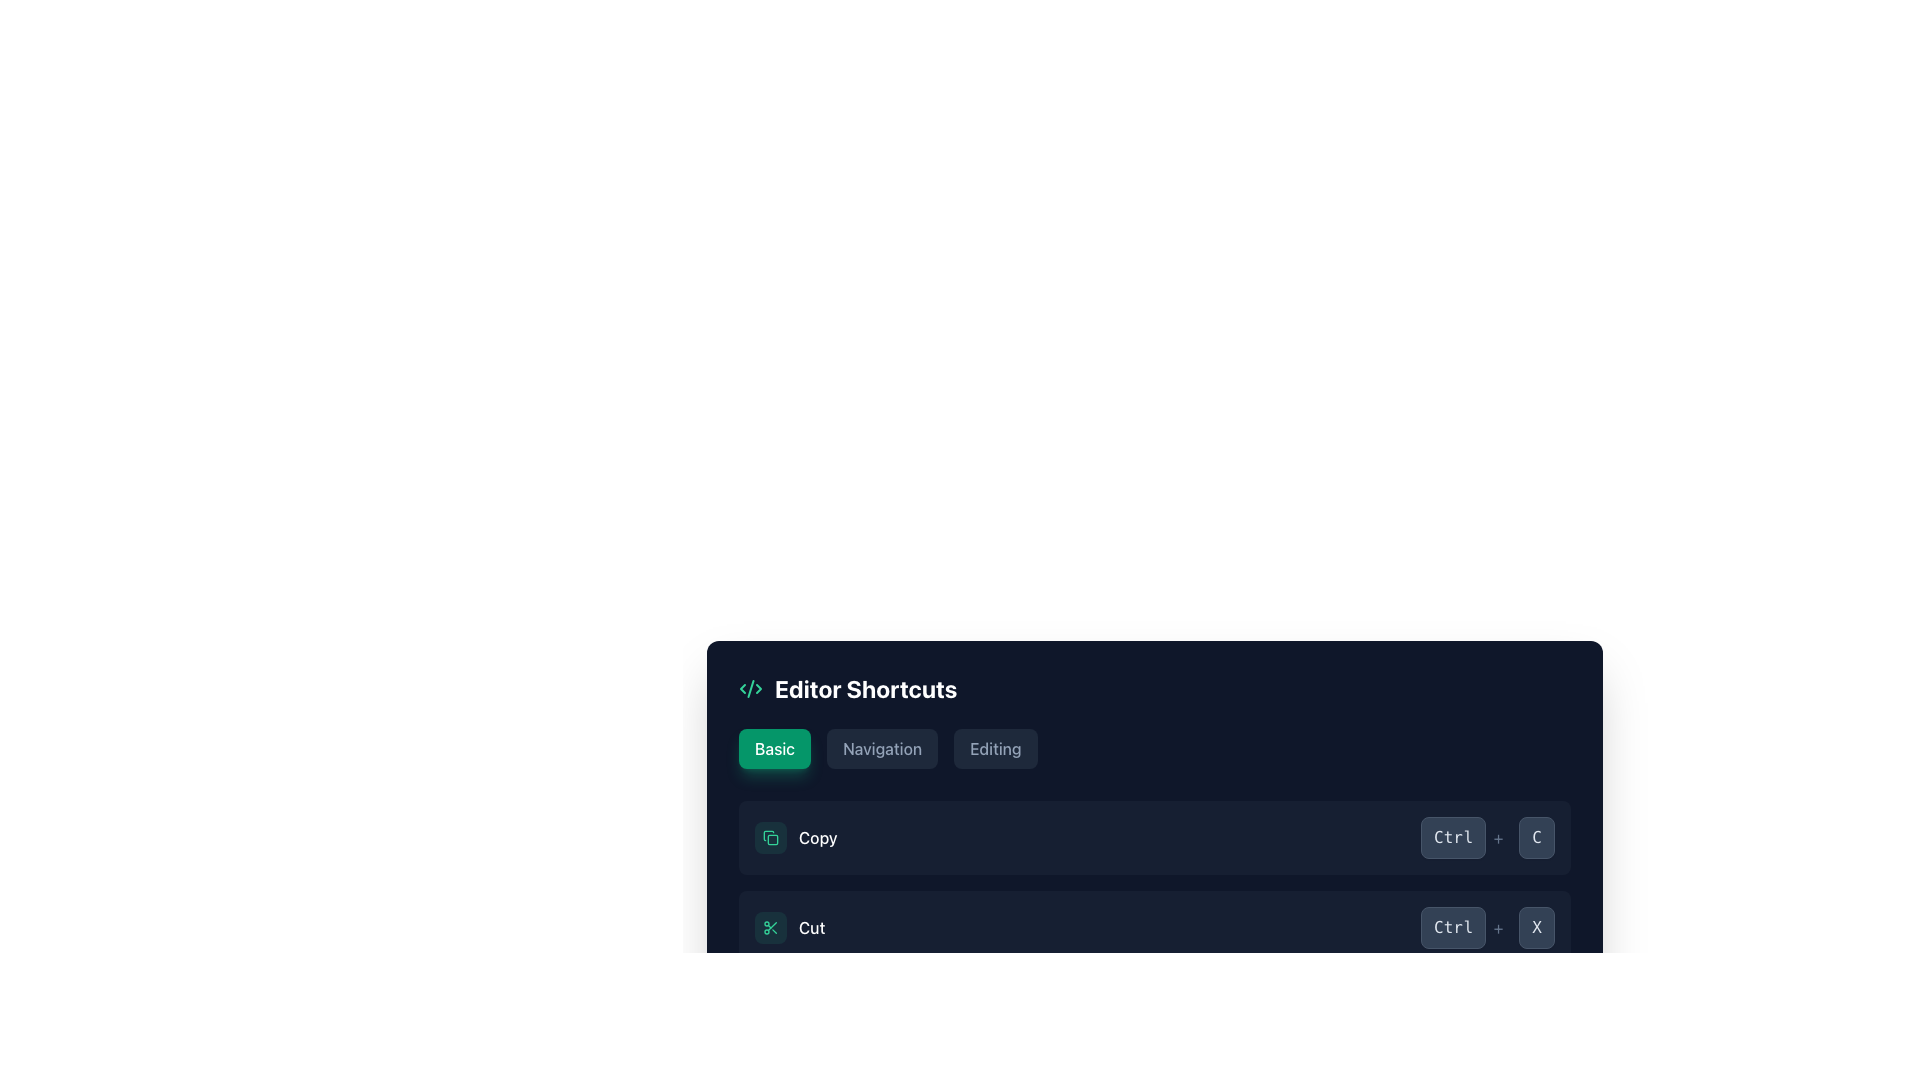 Image resolution: width=1920 pixels, height=1080 pixels. Describe the element at coordinates (1536, 928) in the screenshot. I see `the decorative label representing the 'X' key in the 'Cut' entry of the 'Editor Shortcuts' section, which visually indicates the keyboard shortcut 'Ctrl+X'` at that location.